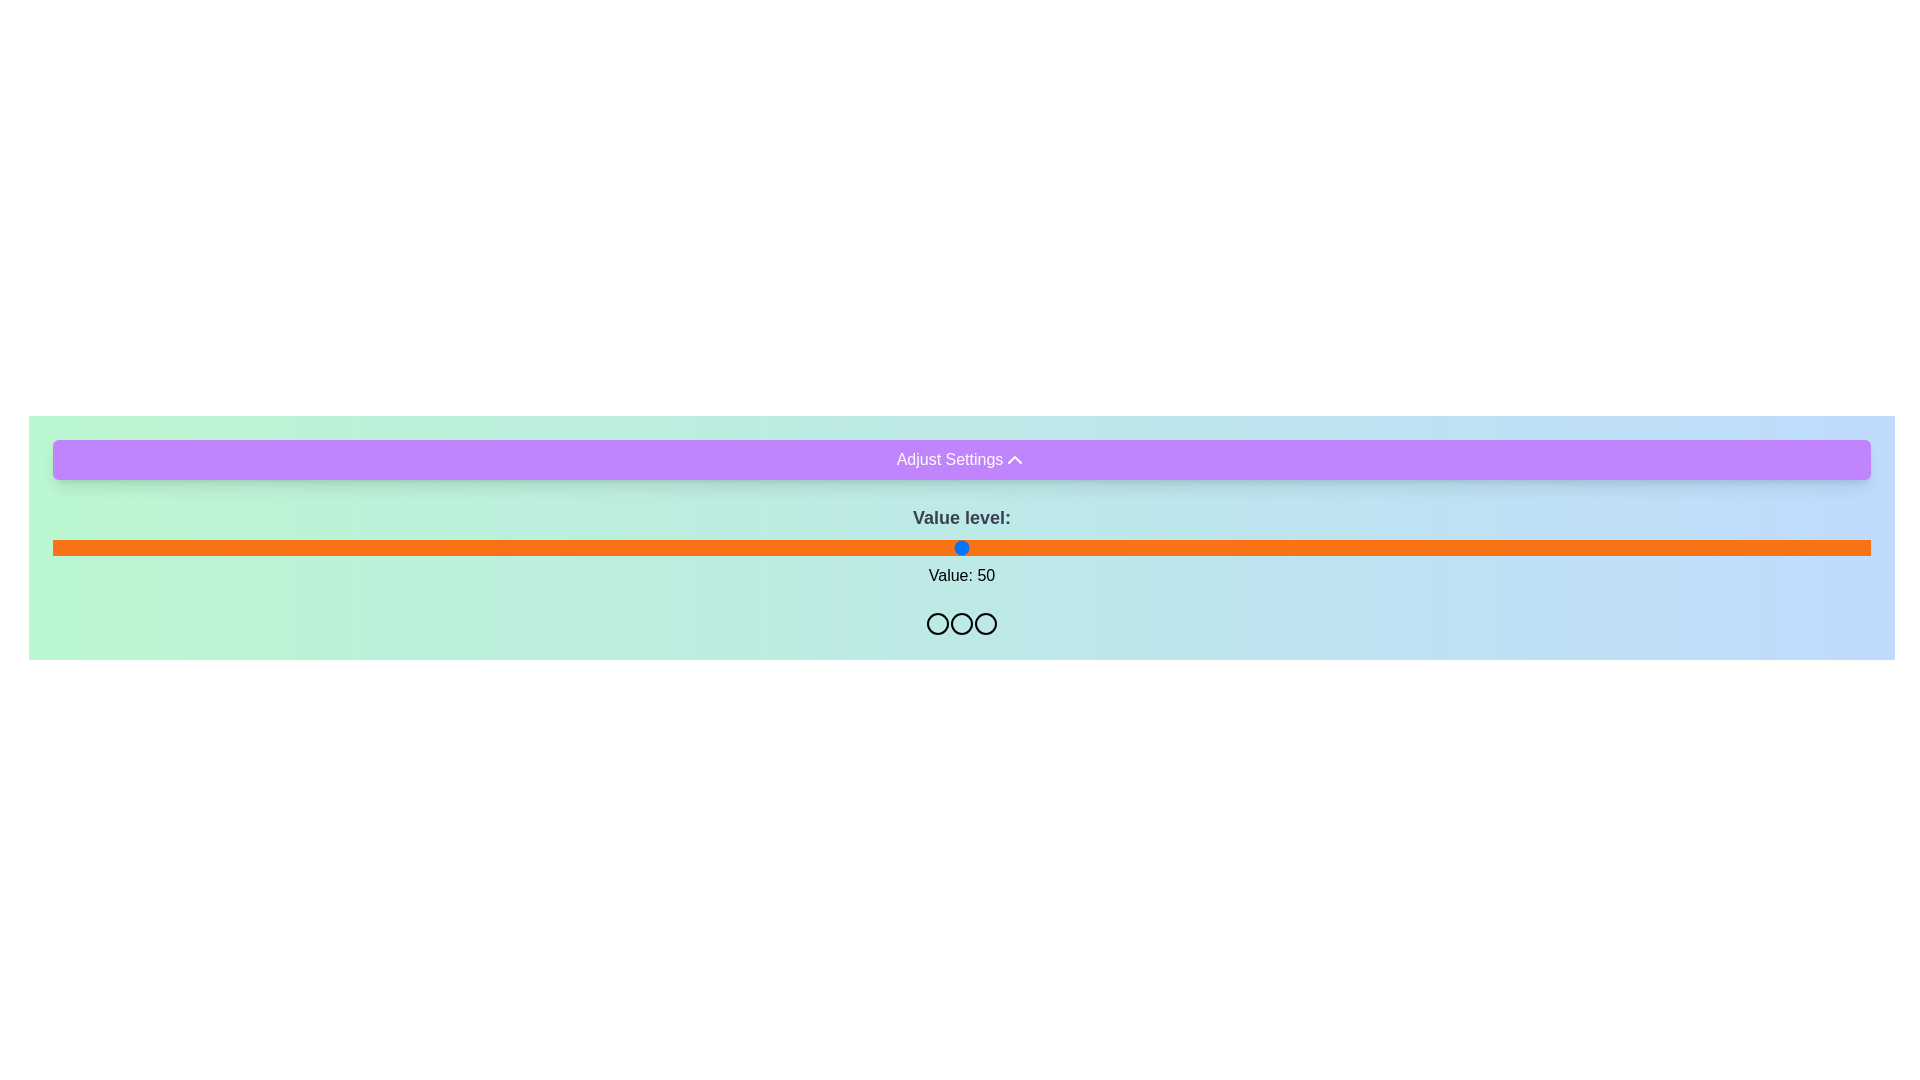 Image resolution: width=1920 pixels, height=1080 pixels. Describe the element at coordinates (1834, 547) in the screenshot. I see `the slider to set the value to 98` at that location.